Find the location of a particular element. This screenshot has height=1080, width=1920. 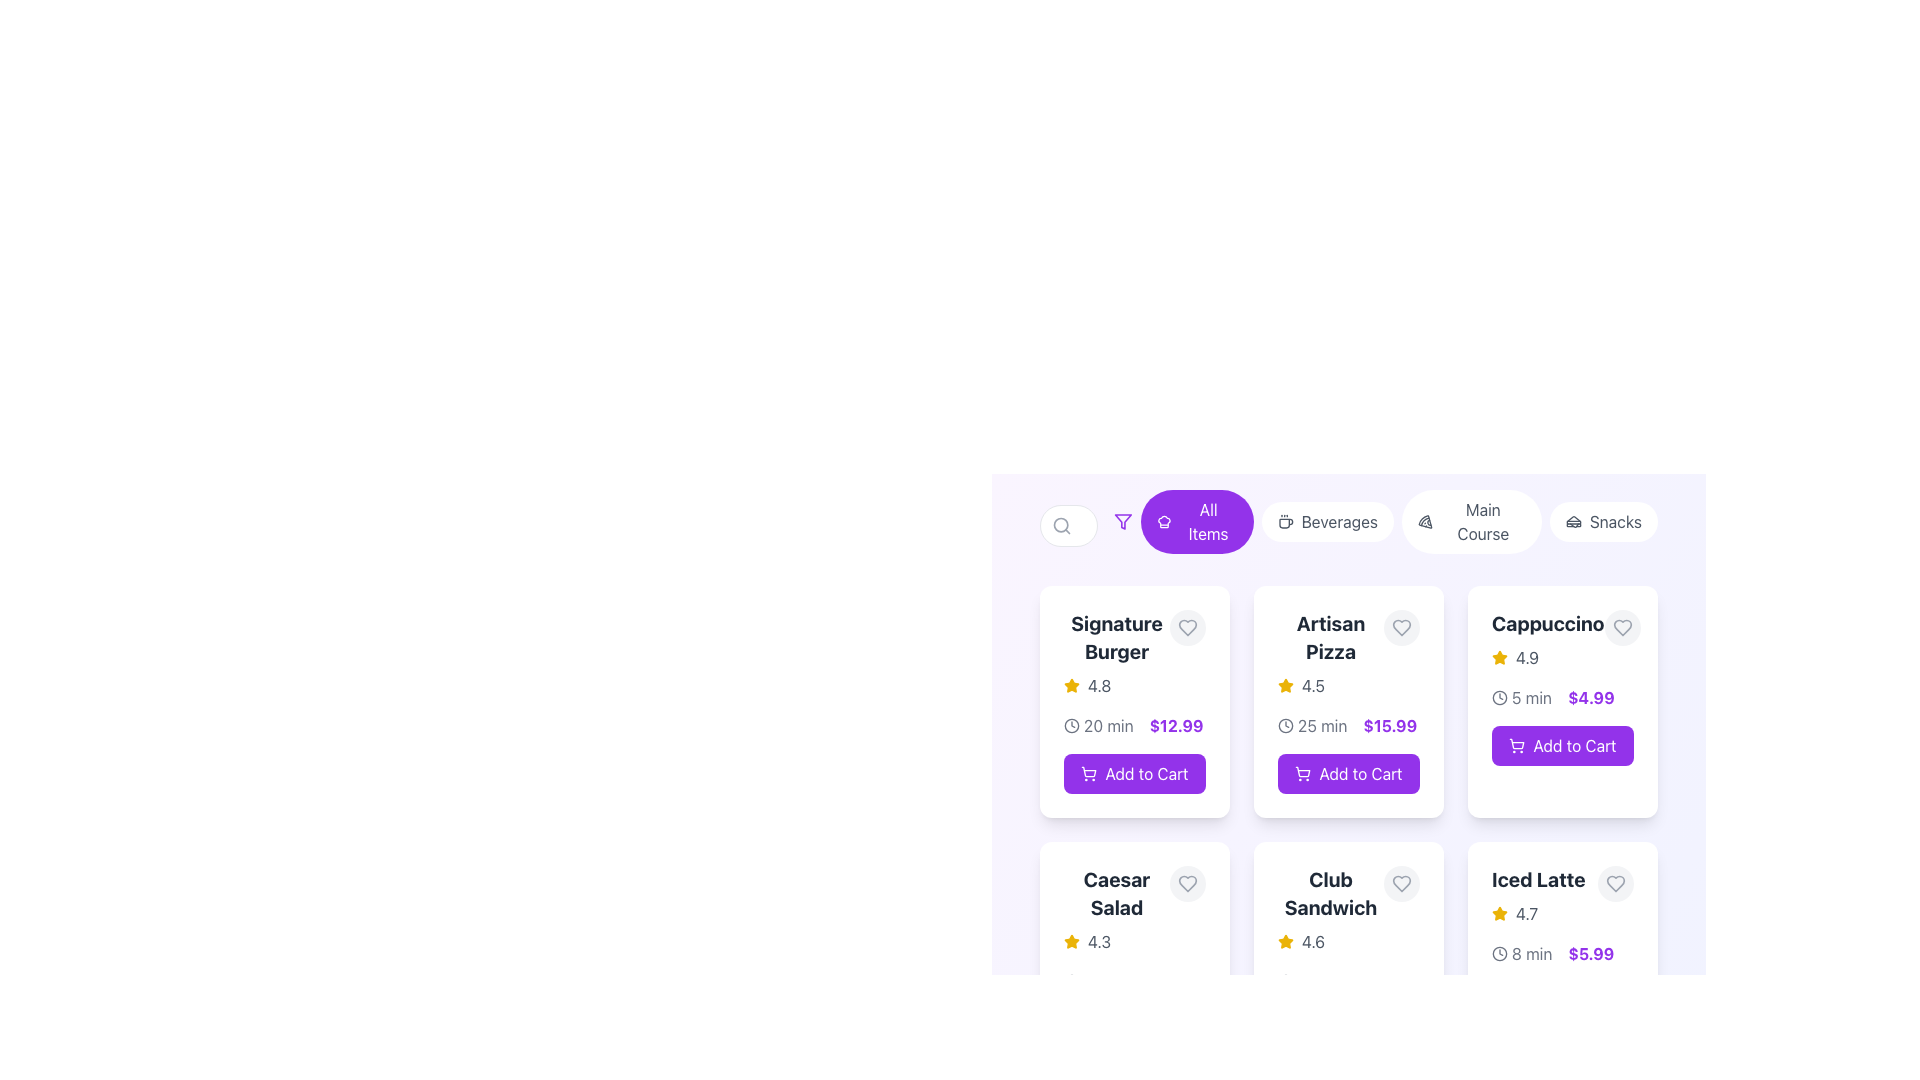

the 'Main Course' category menu item to filter the displayed food items in the selection interface is located at coordinates (1471, 520).